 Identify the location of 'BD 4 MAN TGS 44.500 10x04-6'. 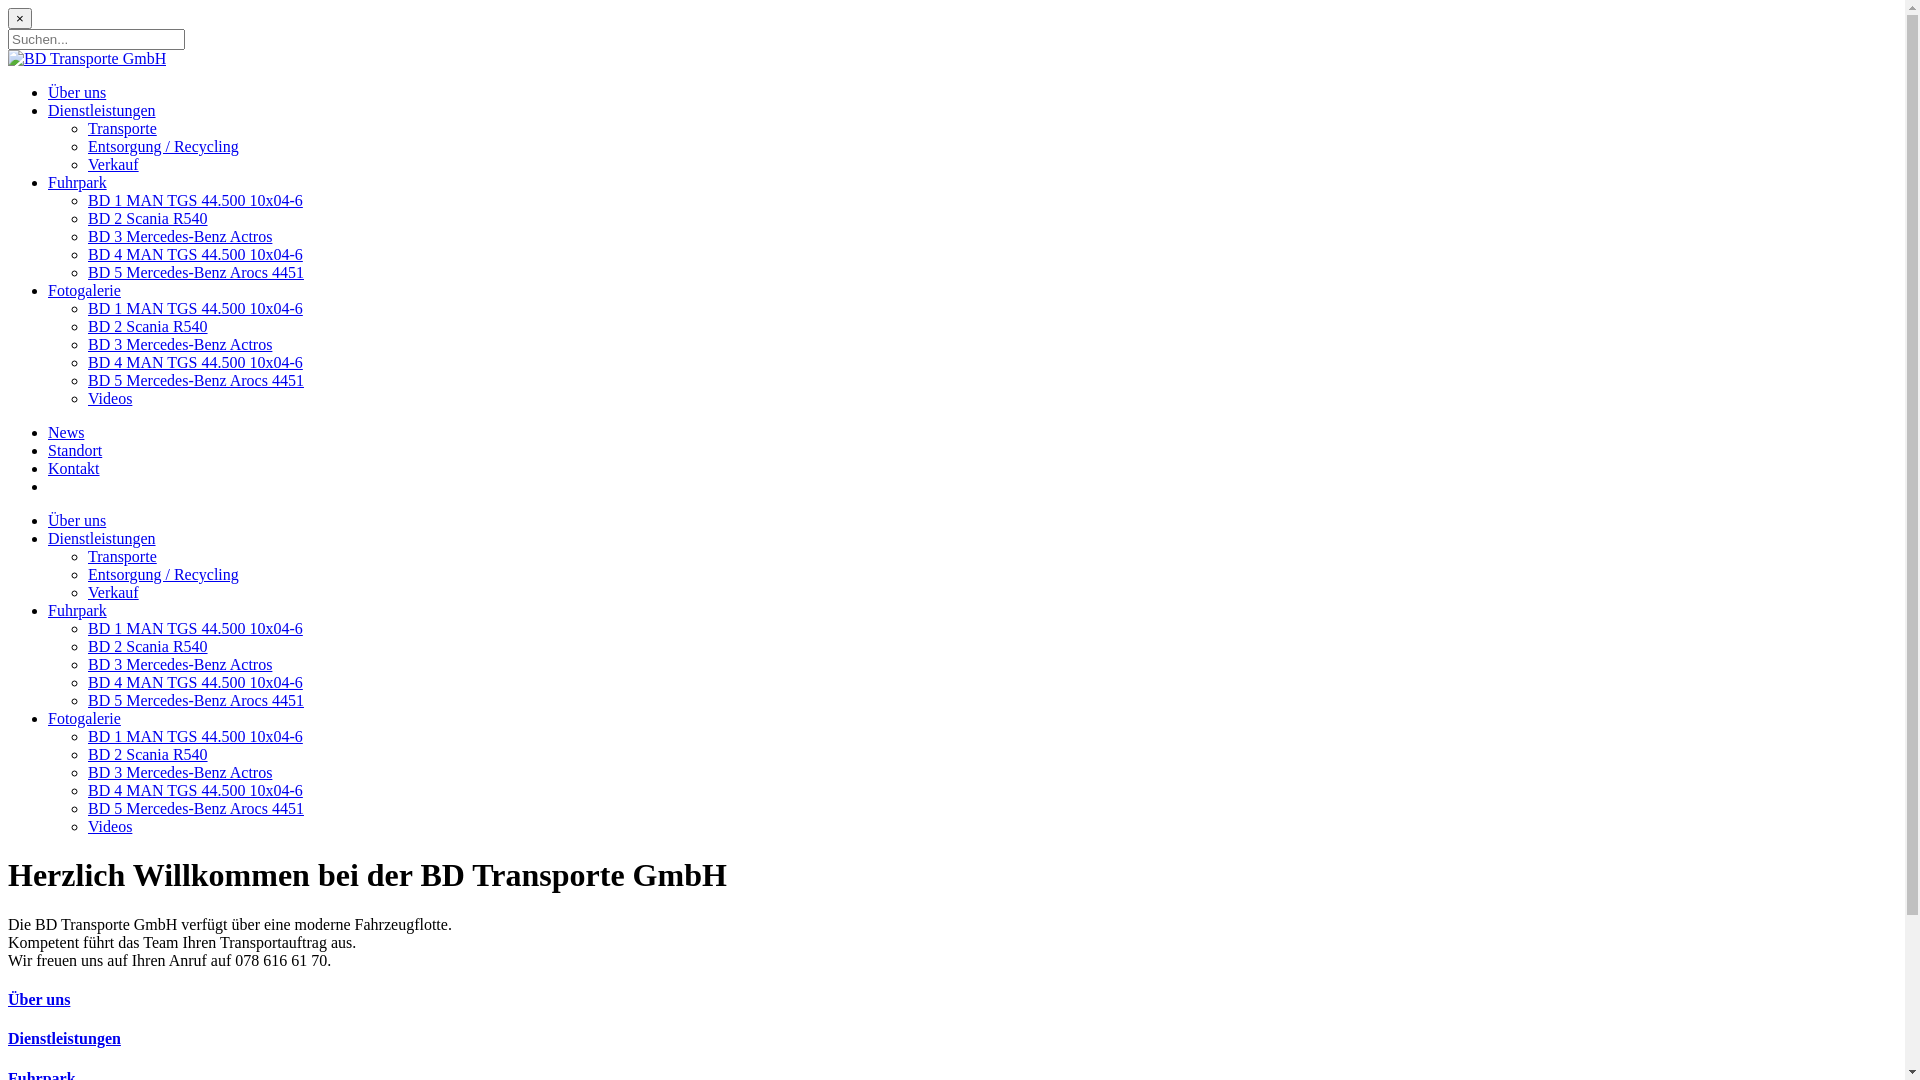
(195, 362).